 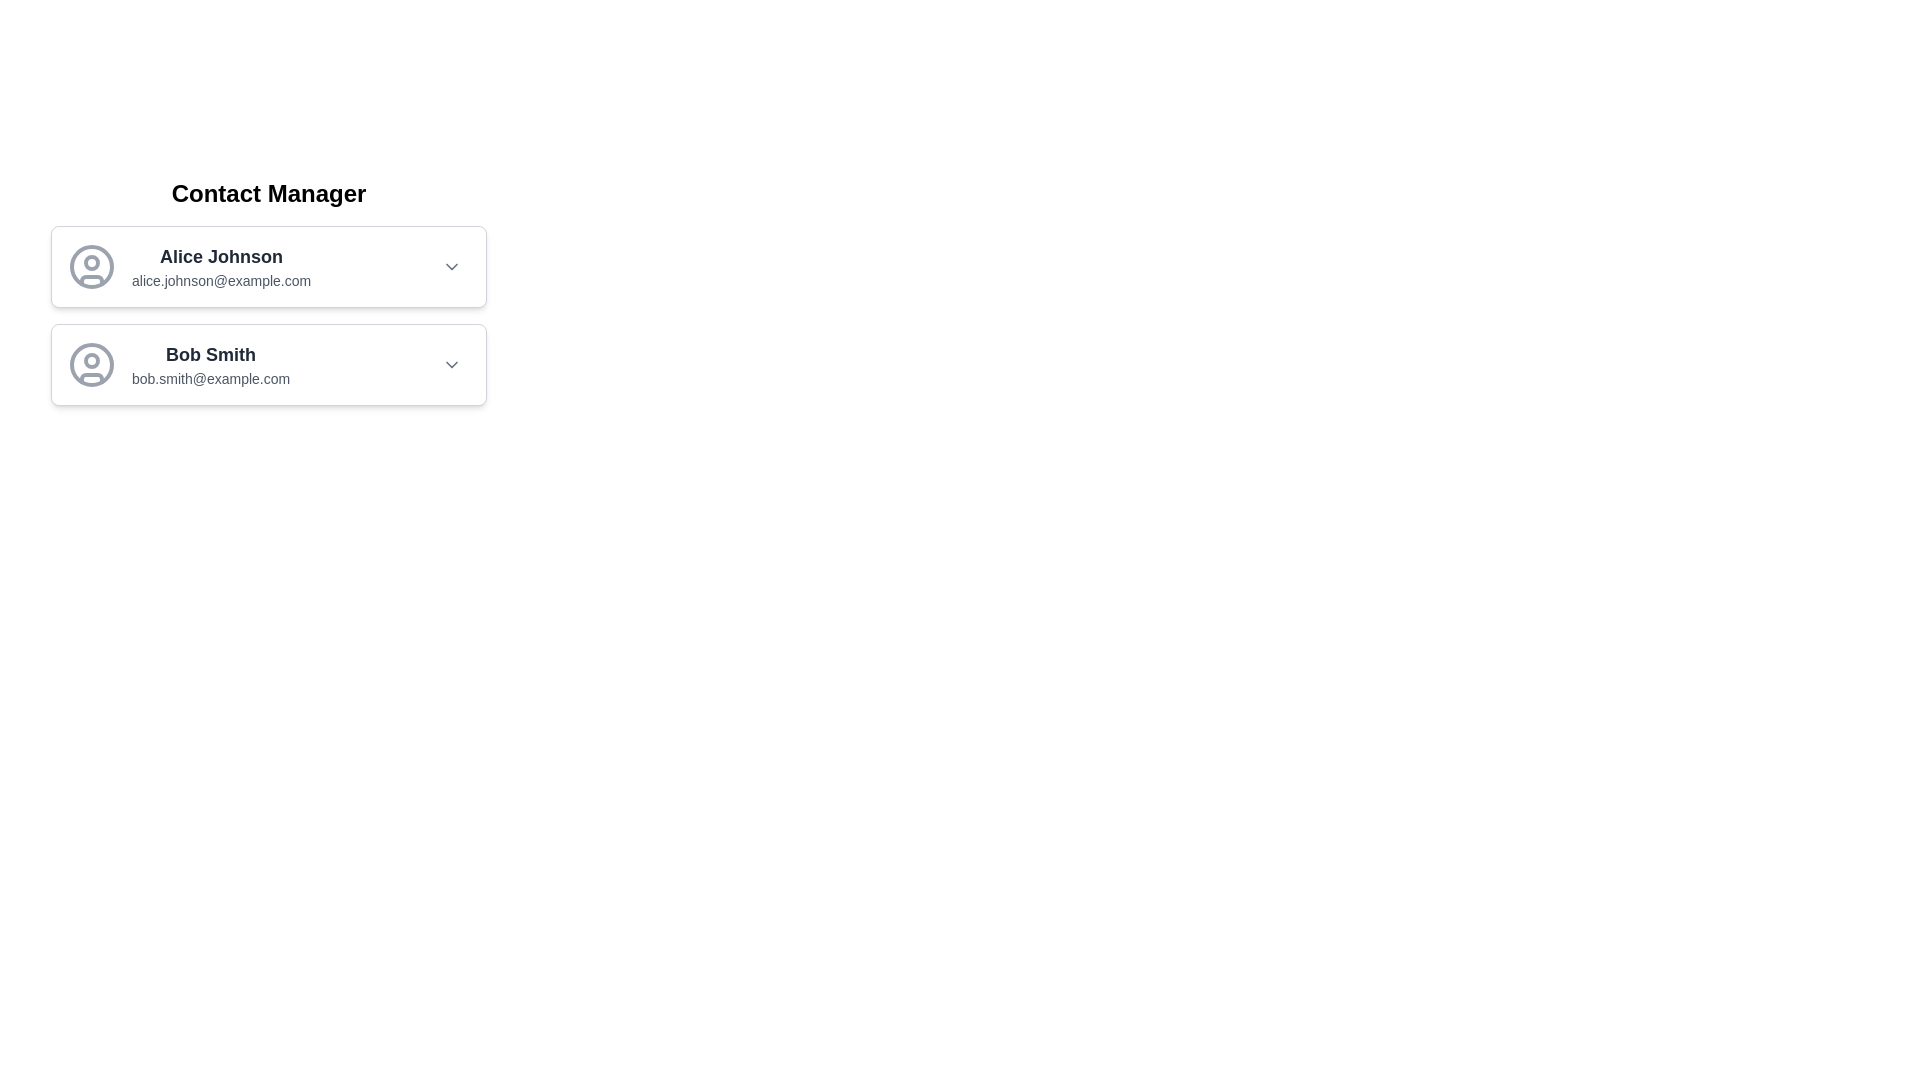 What do you see at coordinates (90, 365) in the screenshot?
I see `the user avatar icon, which is a circular outline with a small head circle and shoulders, located to the left of 'Bob Smith' and 'bob.smith@example.com'` at bounding box center [90, 365].